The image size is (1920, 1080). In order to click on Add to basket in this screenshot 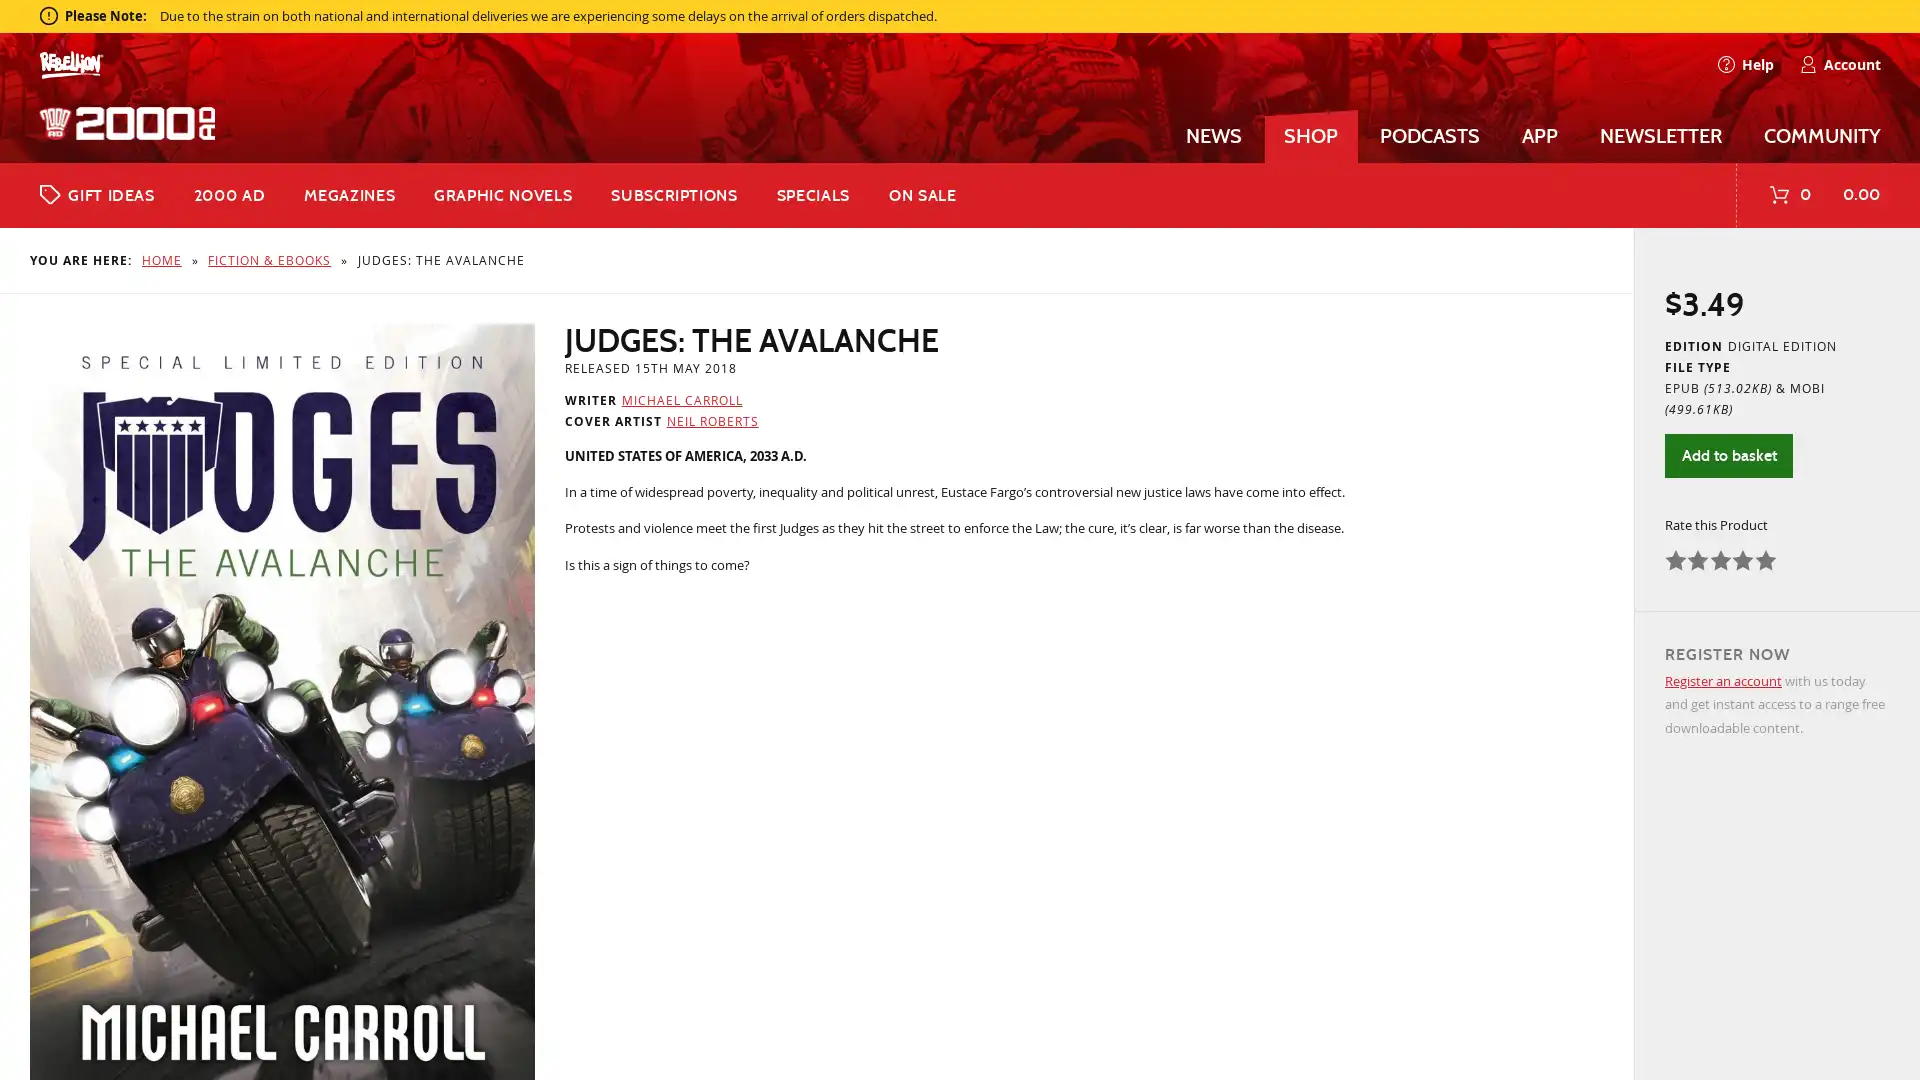, I will do `click(1727, 455)`.